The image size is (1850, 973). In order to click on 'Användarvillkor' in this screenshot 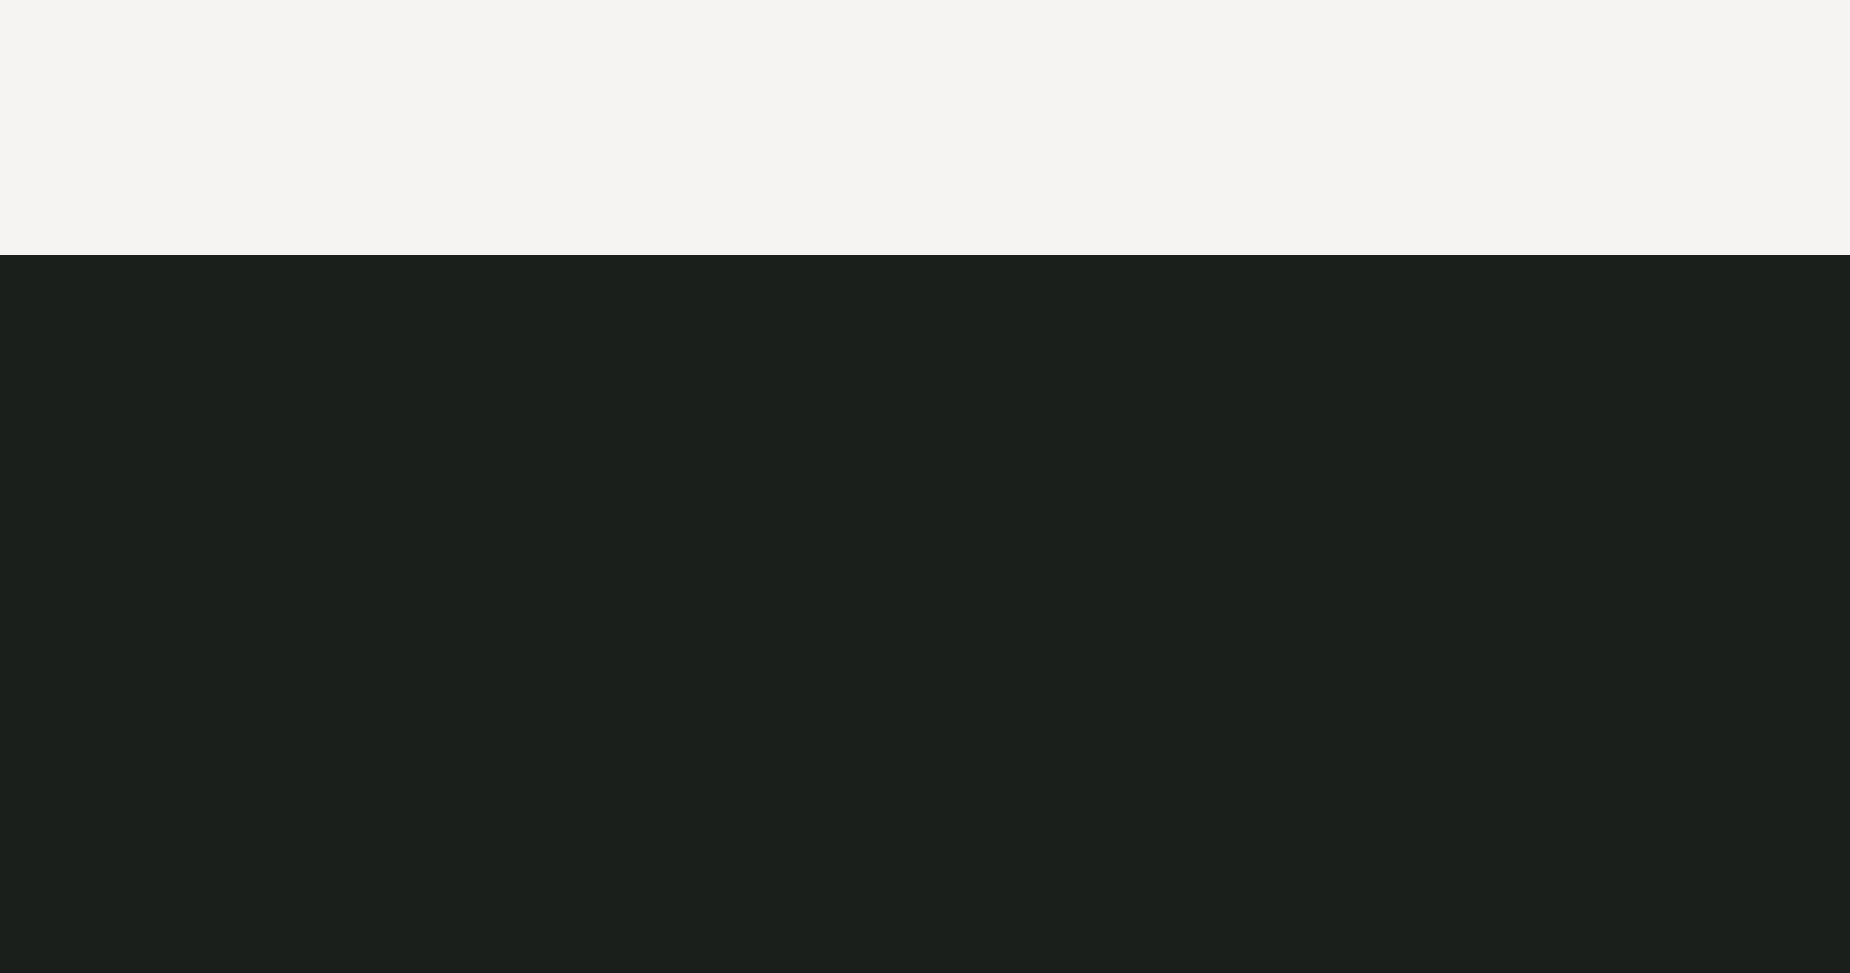, I will do `click(769, 796)`.